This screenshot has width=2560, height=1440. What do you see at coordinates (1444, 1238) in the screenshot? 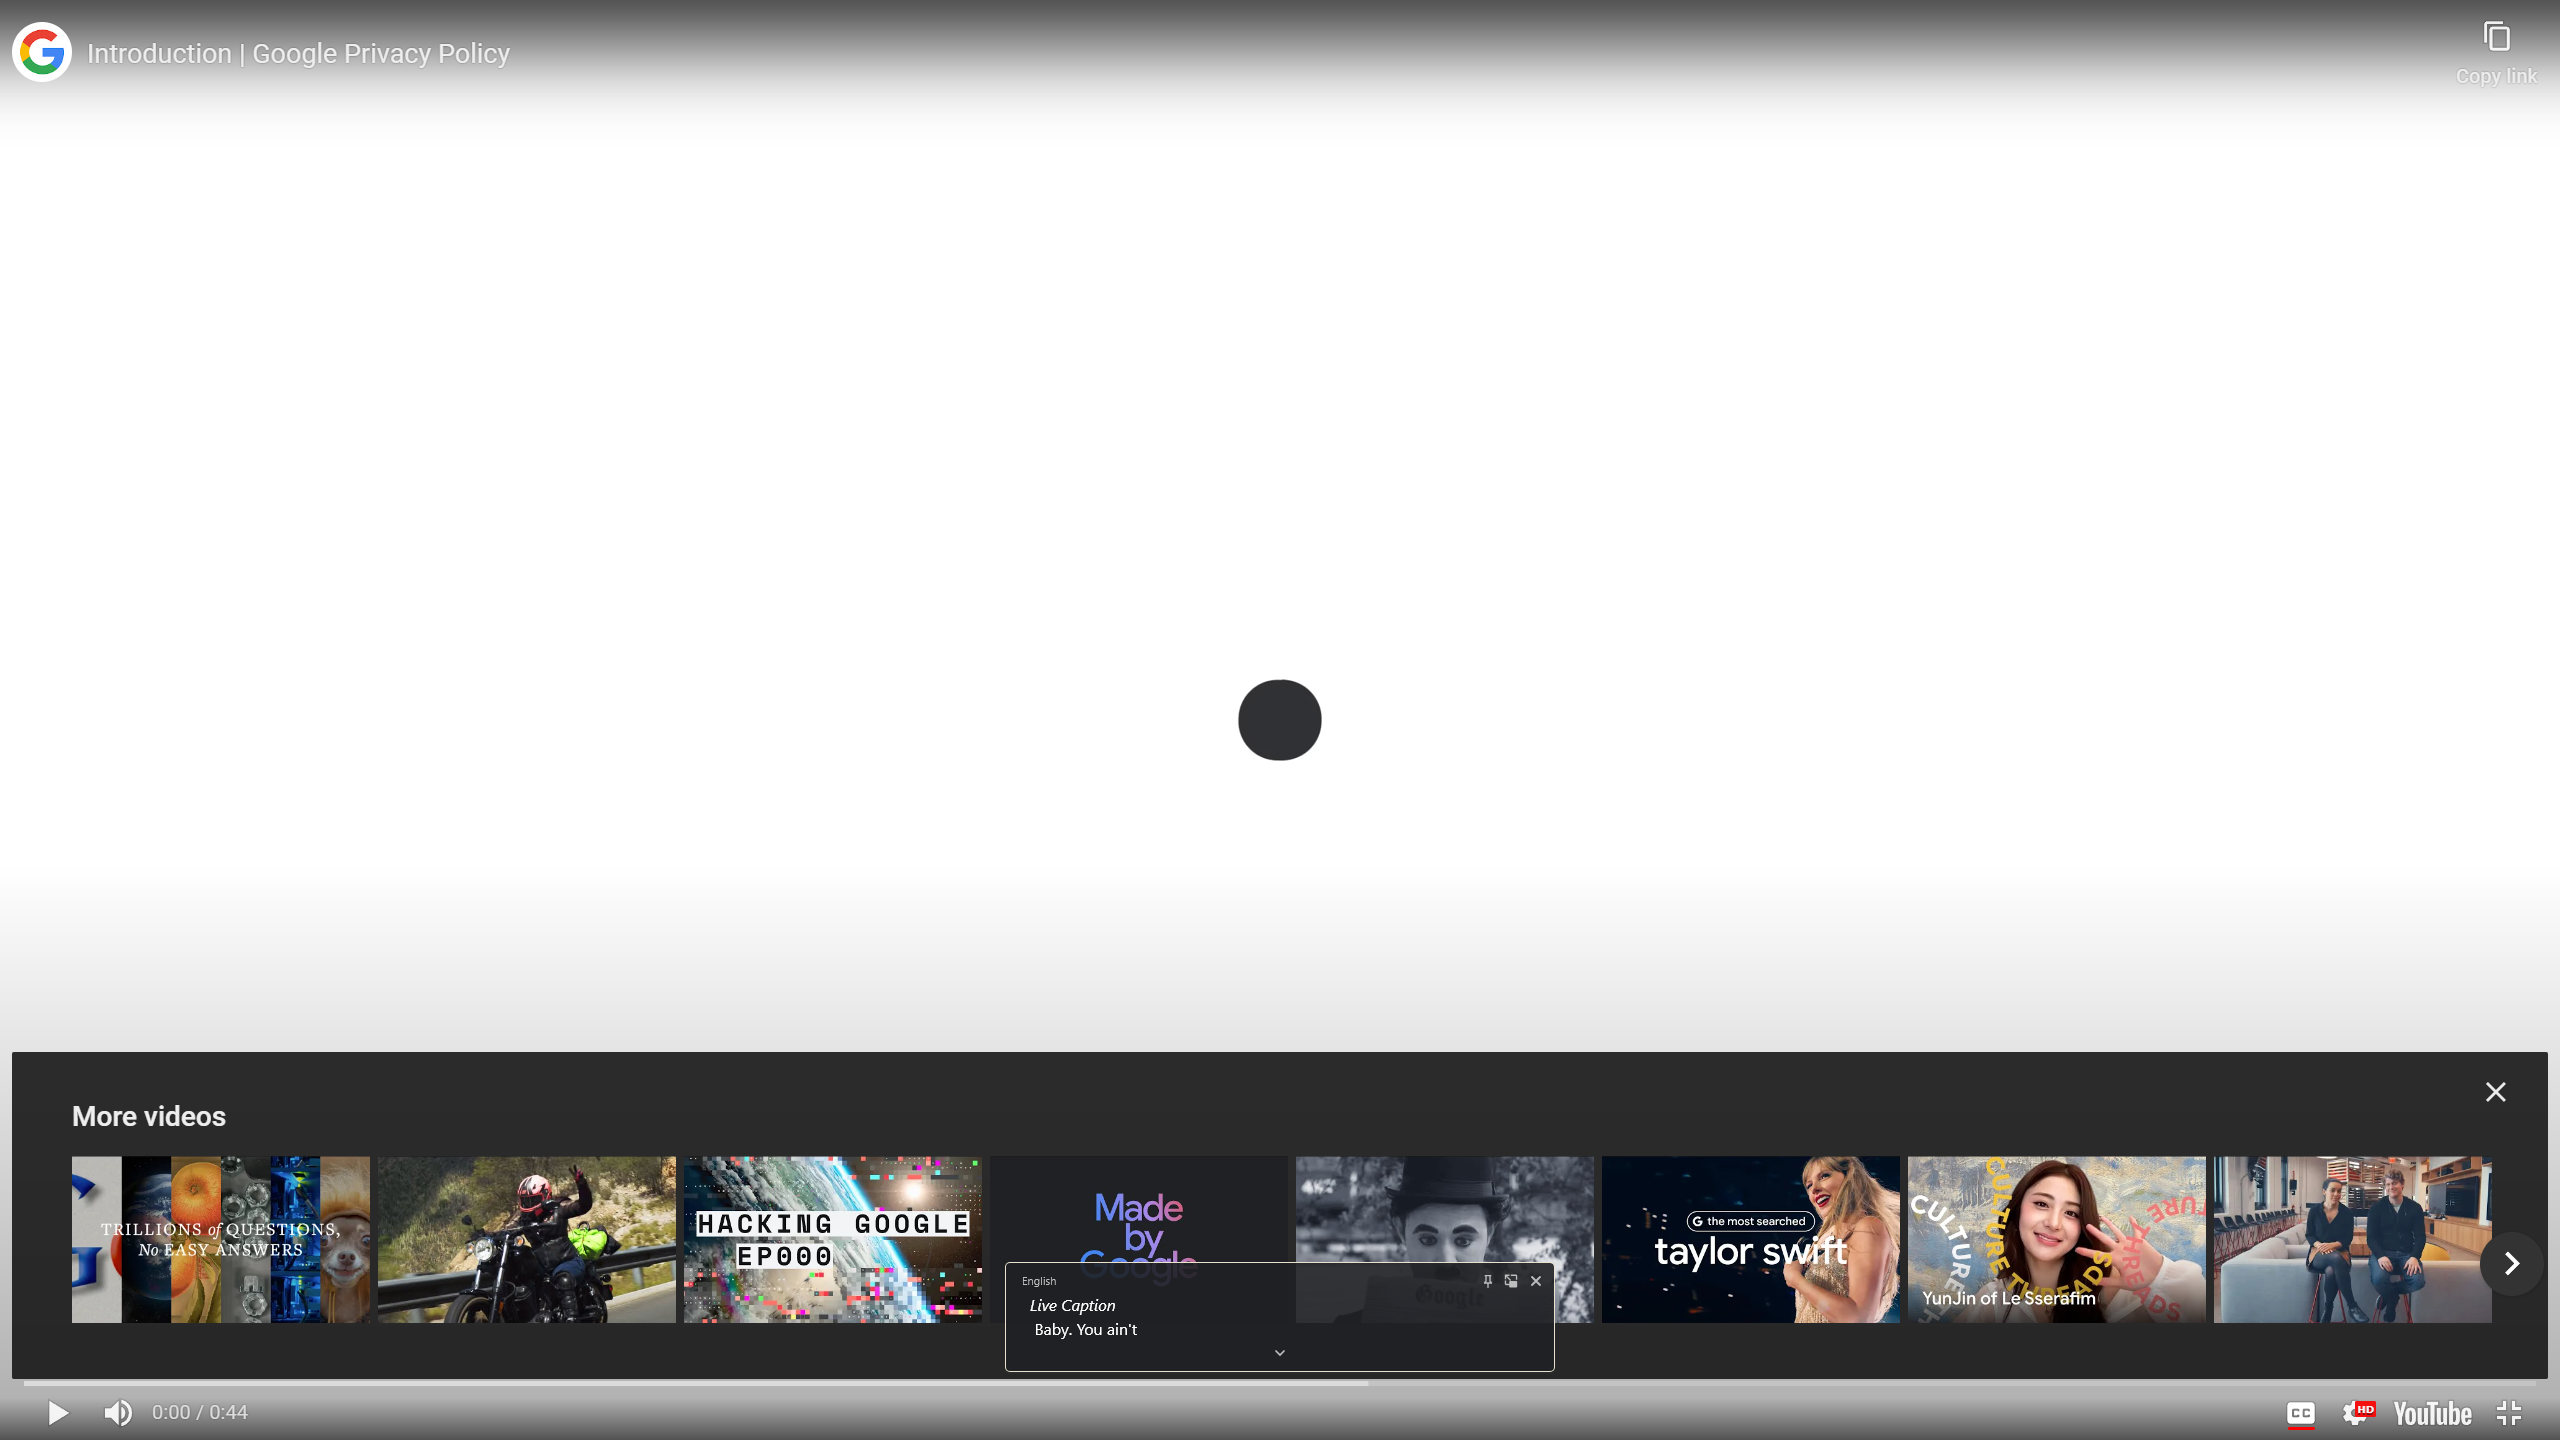
I see `'Charlie Chaplin Google Doodle'` at bounding box center [1444, 1238].